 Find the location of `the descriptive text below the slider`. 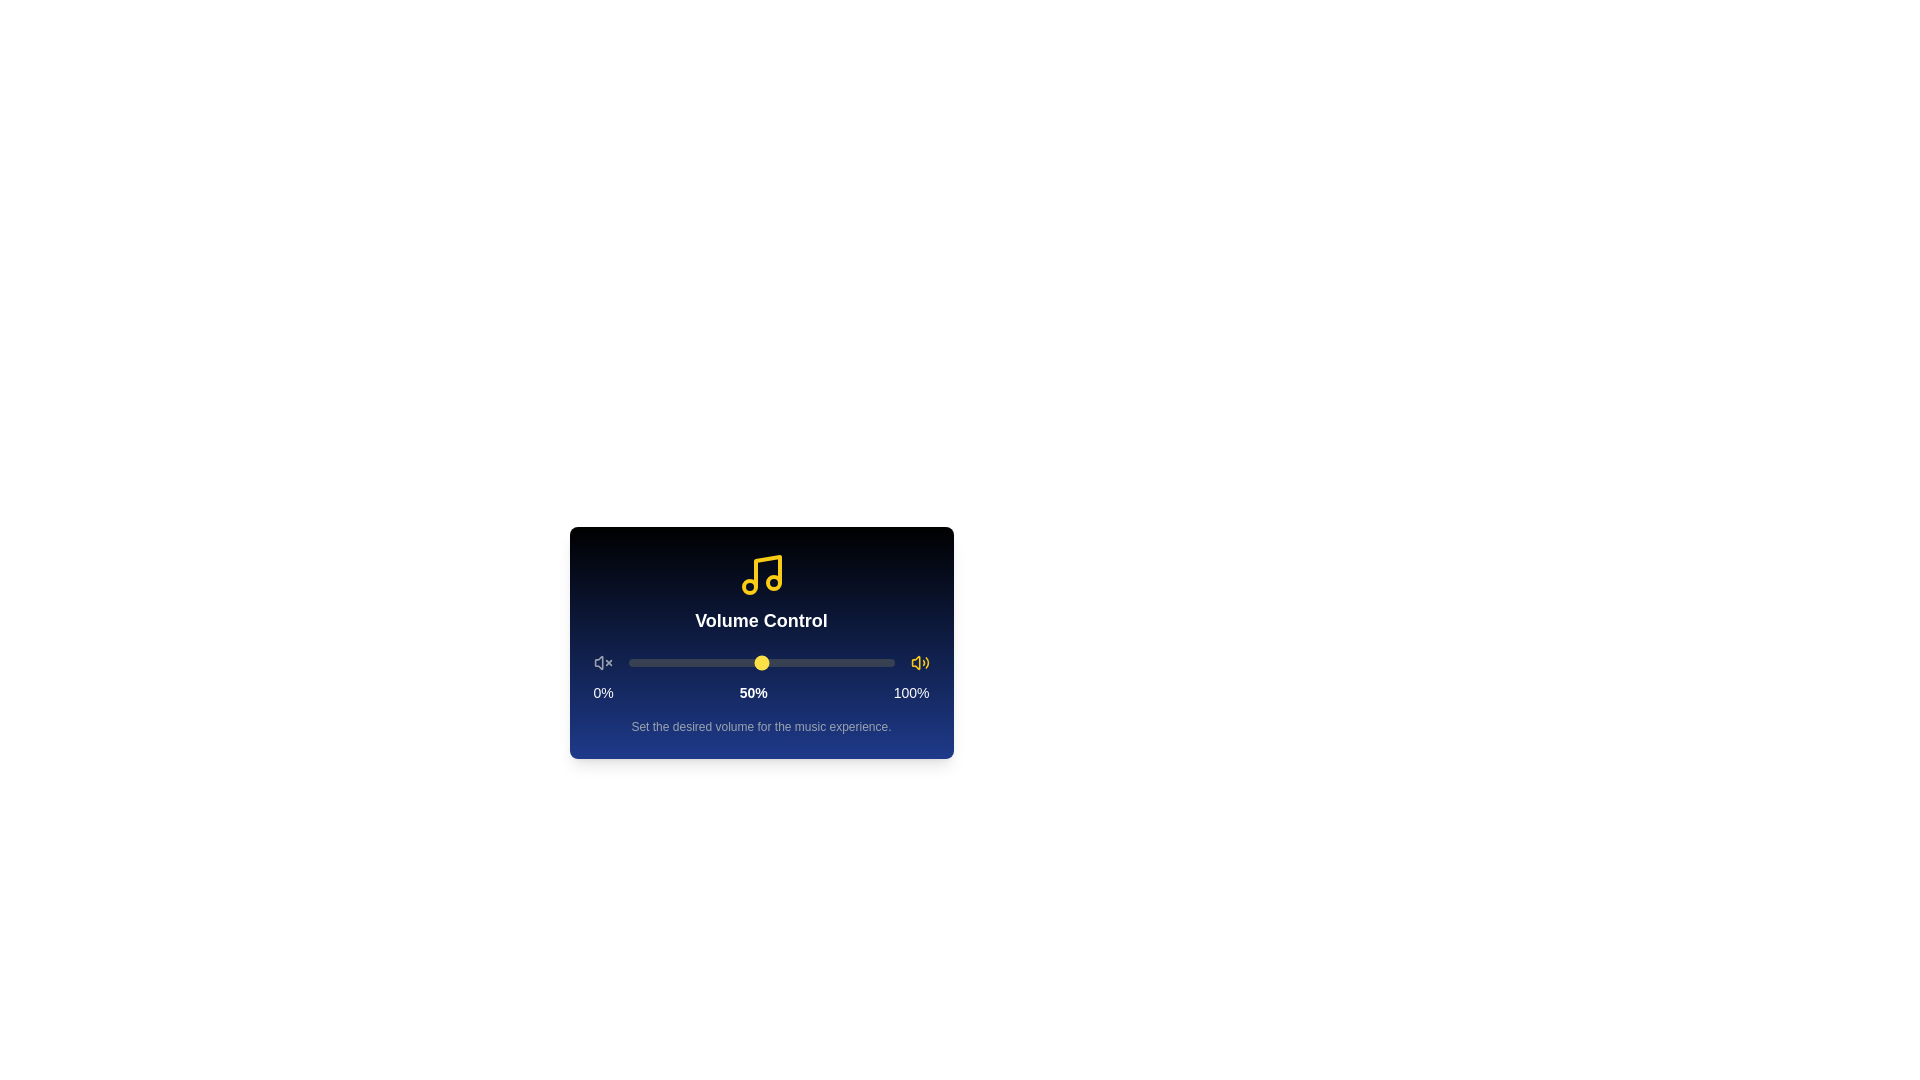

the descriptive text below the slider is located at coordinates (760, 726).